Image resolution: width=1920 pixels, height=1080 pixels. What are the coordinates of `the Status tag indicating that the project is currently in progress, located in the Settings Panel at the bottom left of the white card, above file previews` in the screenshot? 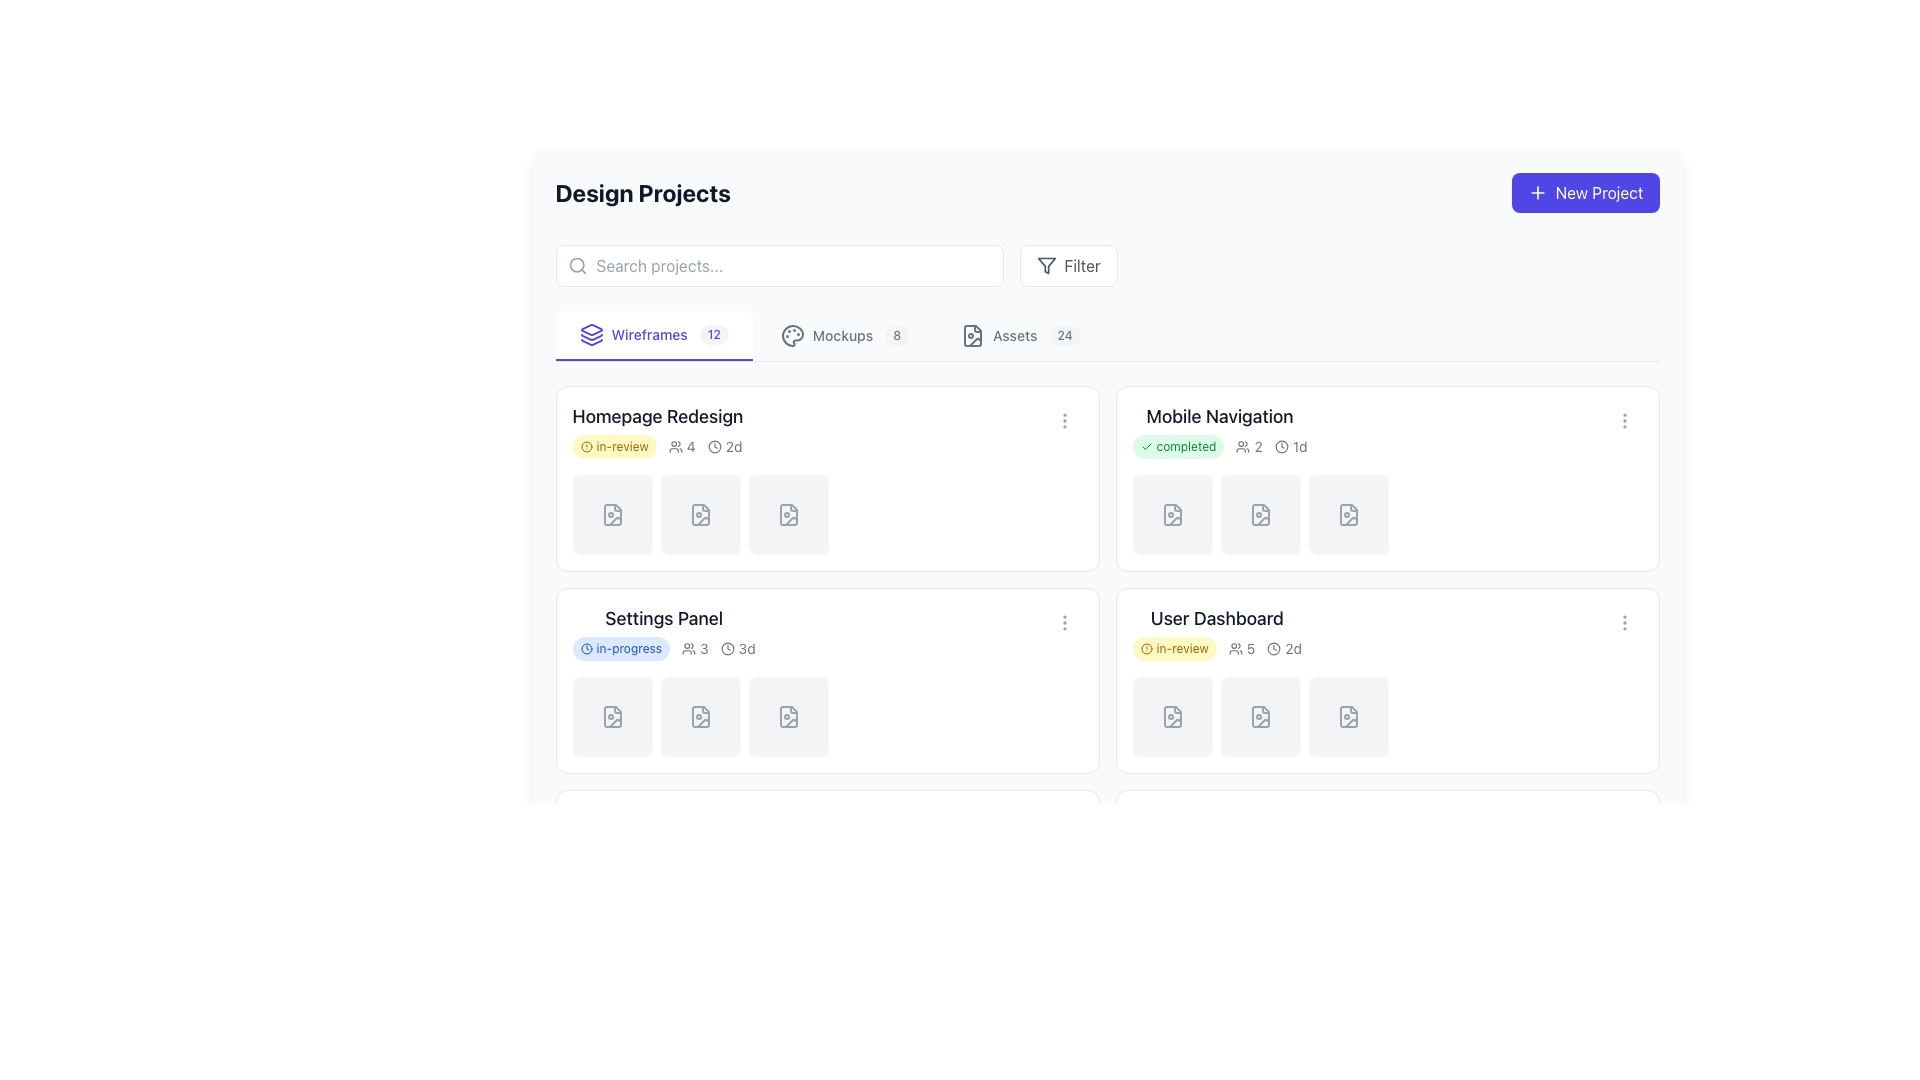 It's located at (664, 648).